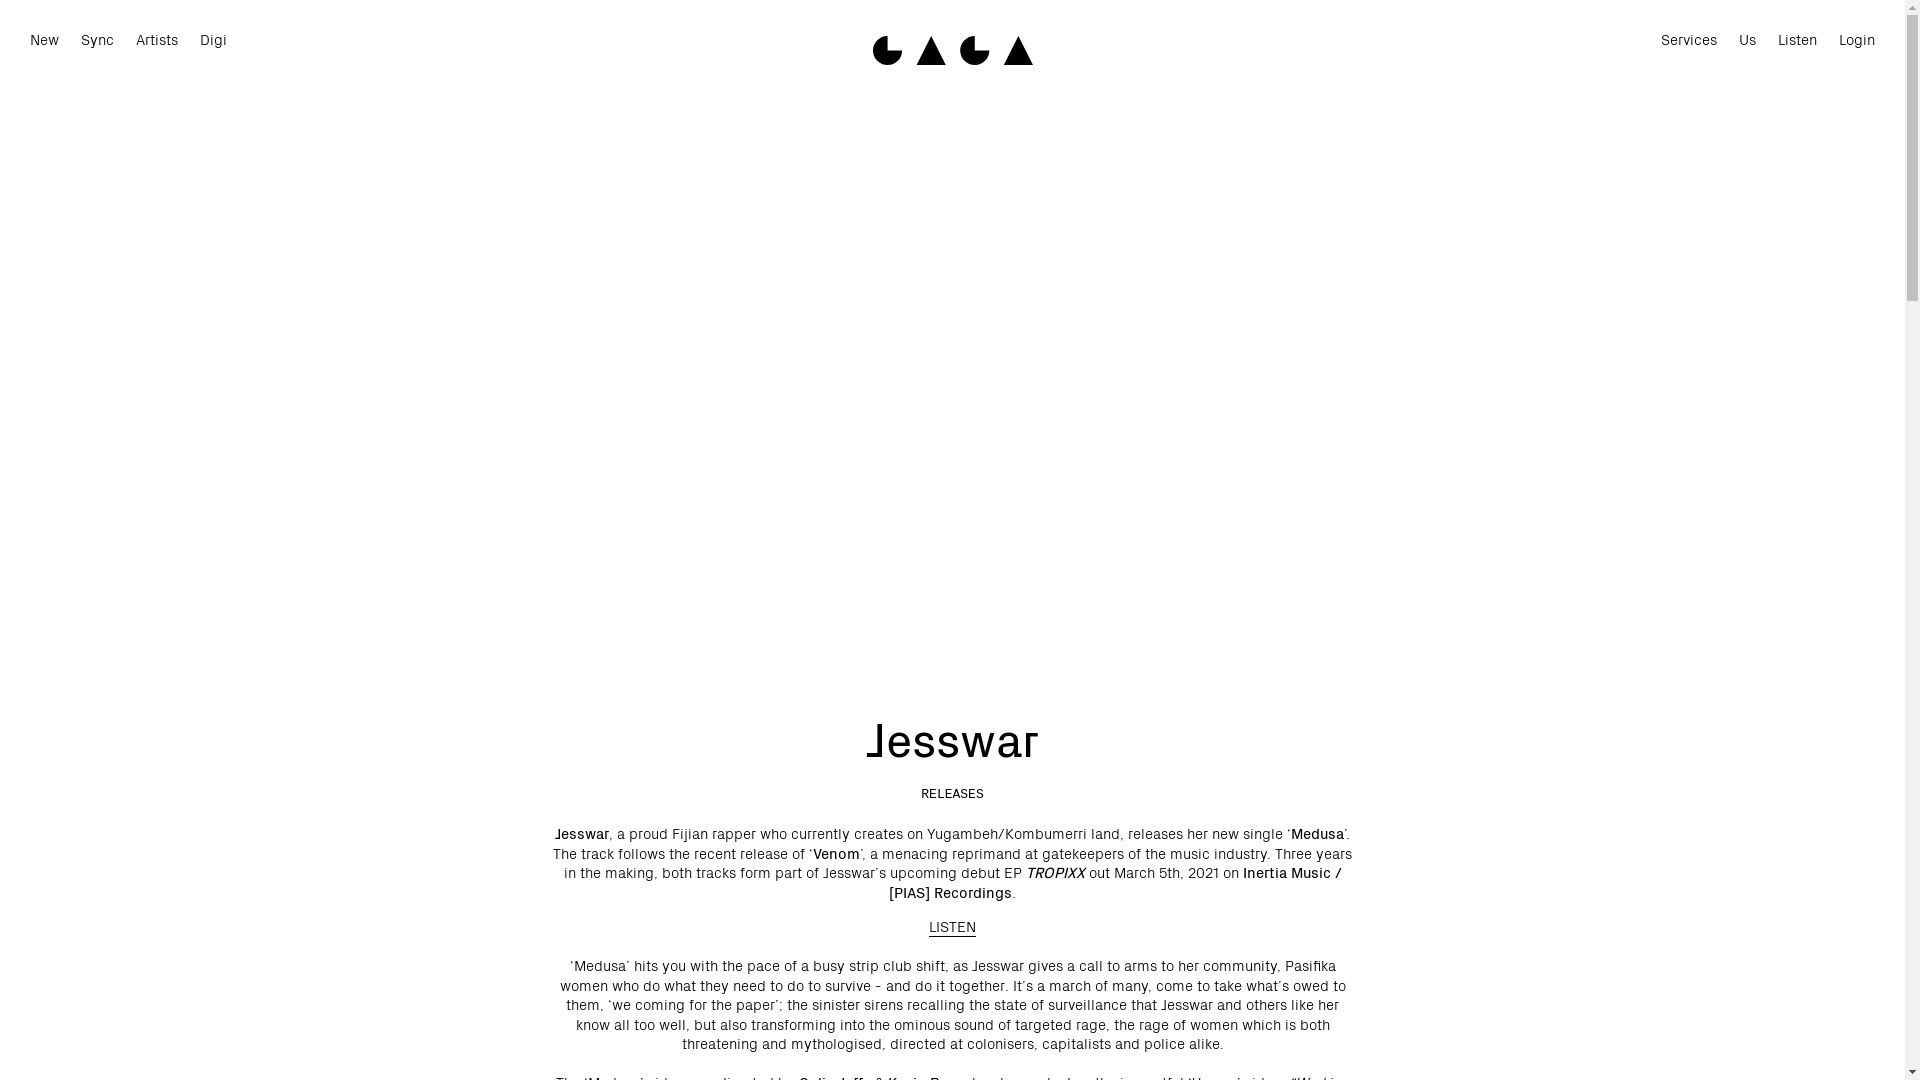  Describe the element at coordinates (44, 40) in the screenshot. I see `'New'` at that location.